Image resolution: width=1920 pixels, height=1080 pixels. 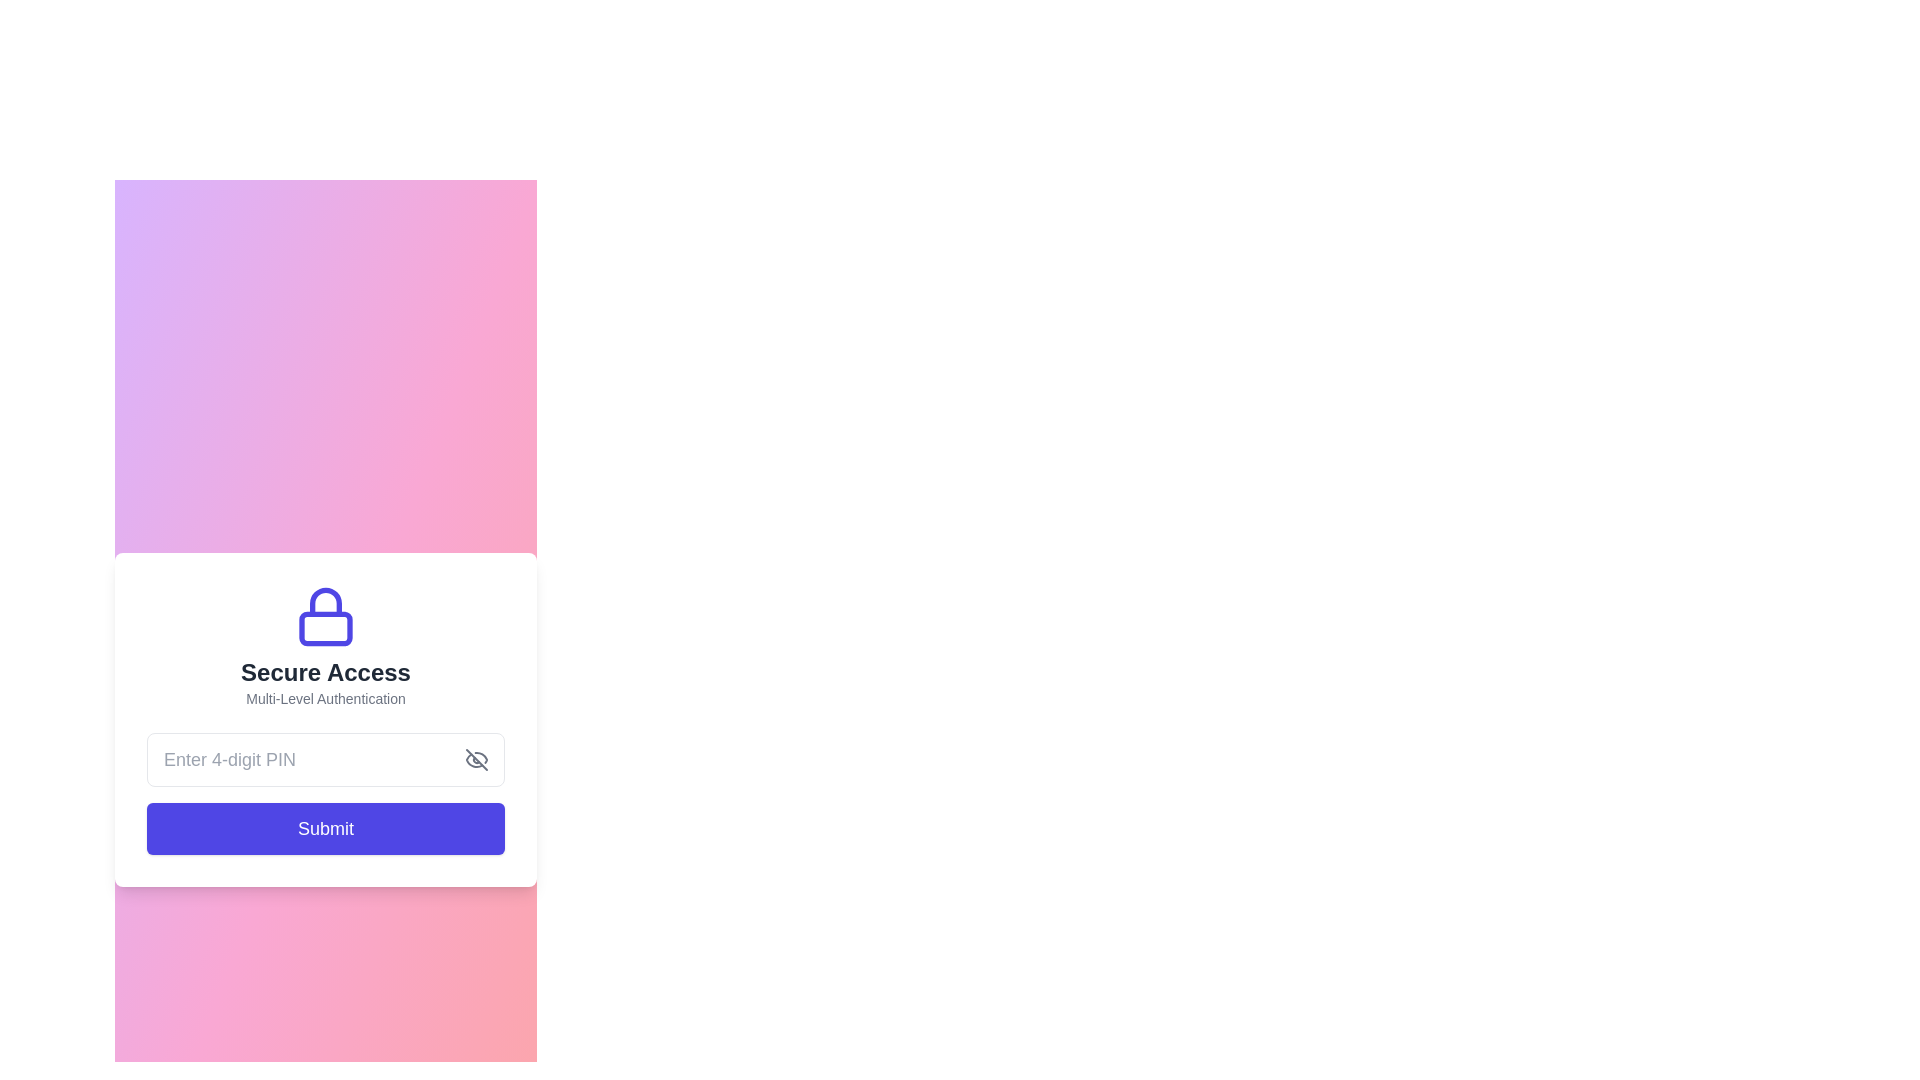 I want to click on the static text element displaying 'Secure Access', which is styled in bold, large font and is centrally aligned, located below a lock icon and above 'Multi-Level Authentication', so click(x=326, y=672).